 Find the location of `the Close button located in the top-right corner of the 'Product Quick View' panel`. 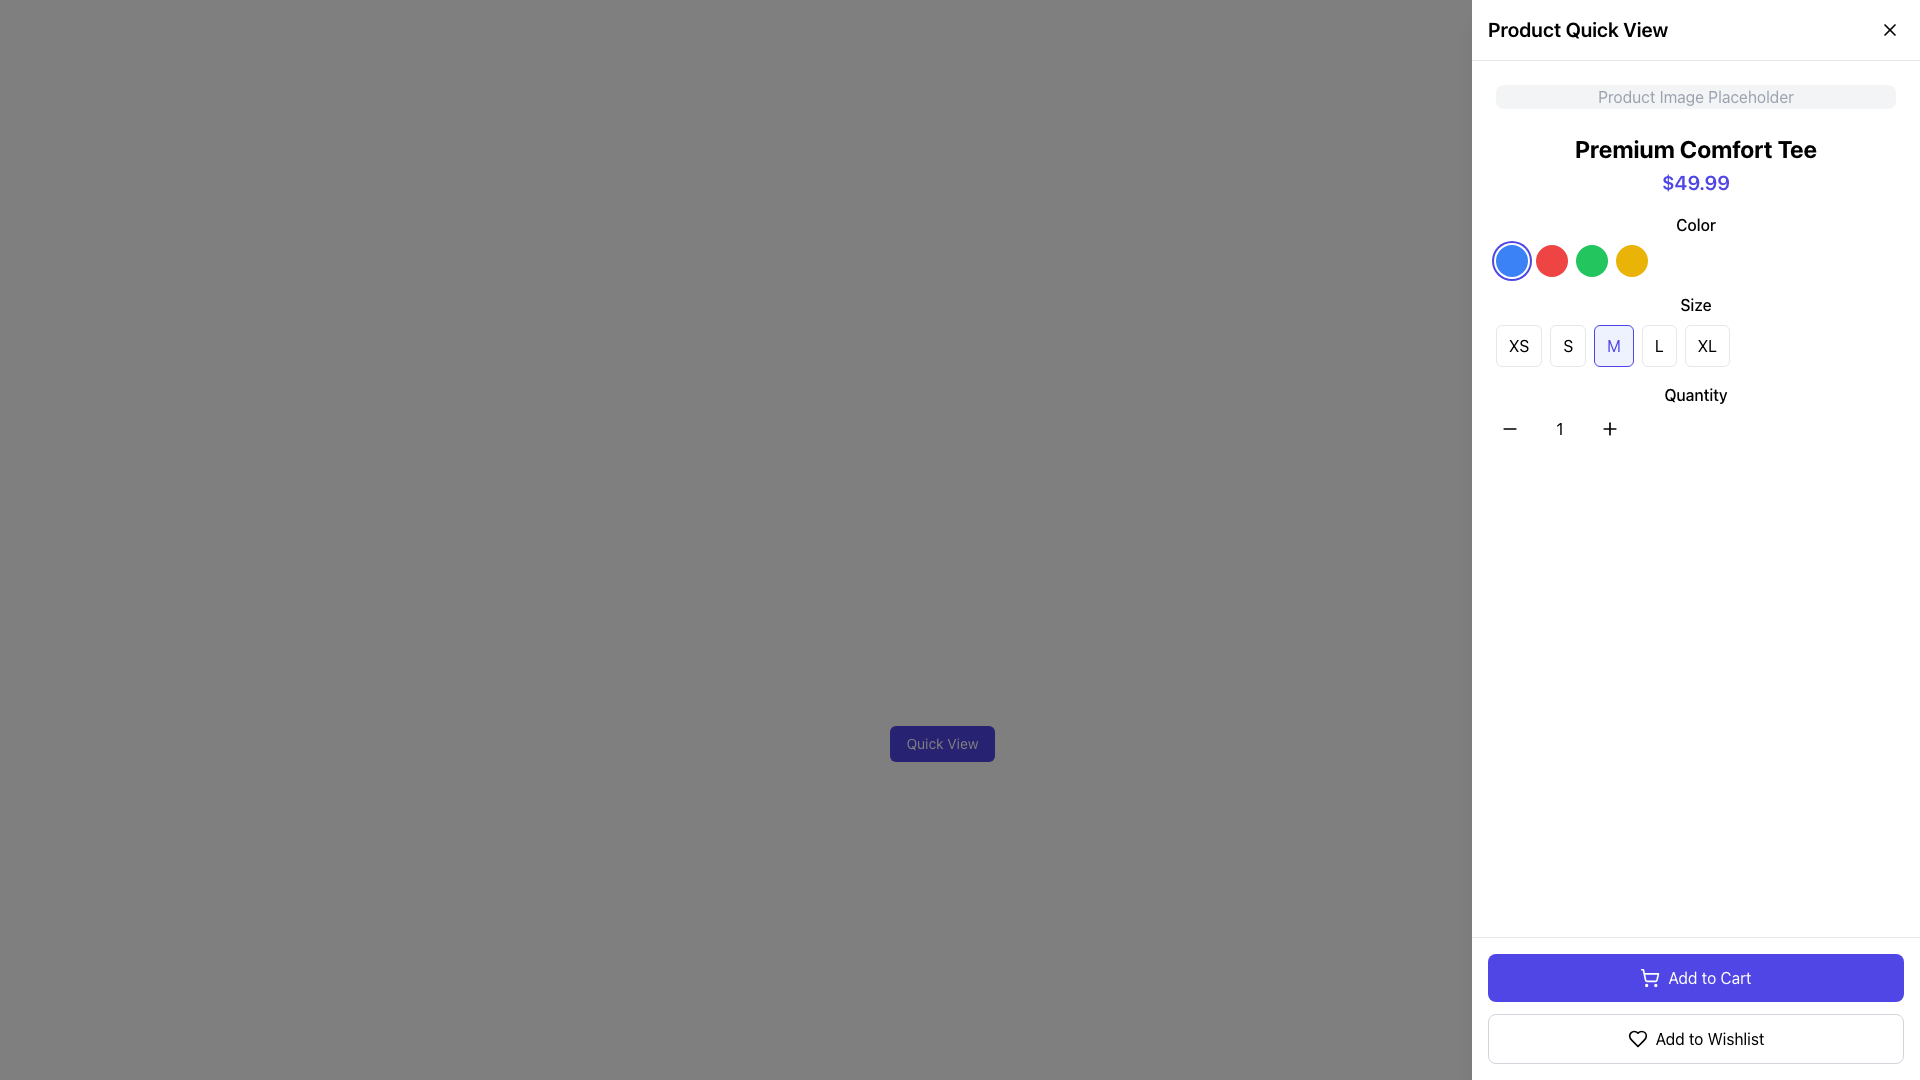

the Close button located in the top-right corner of the 'Product Quick View' panel is located at coordinates (1889, 30).